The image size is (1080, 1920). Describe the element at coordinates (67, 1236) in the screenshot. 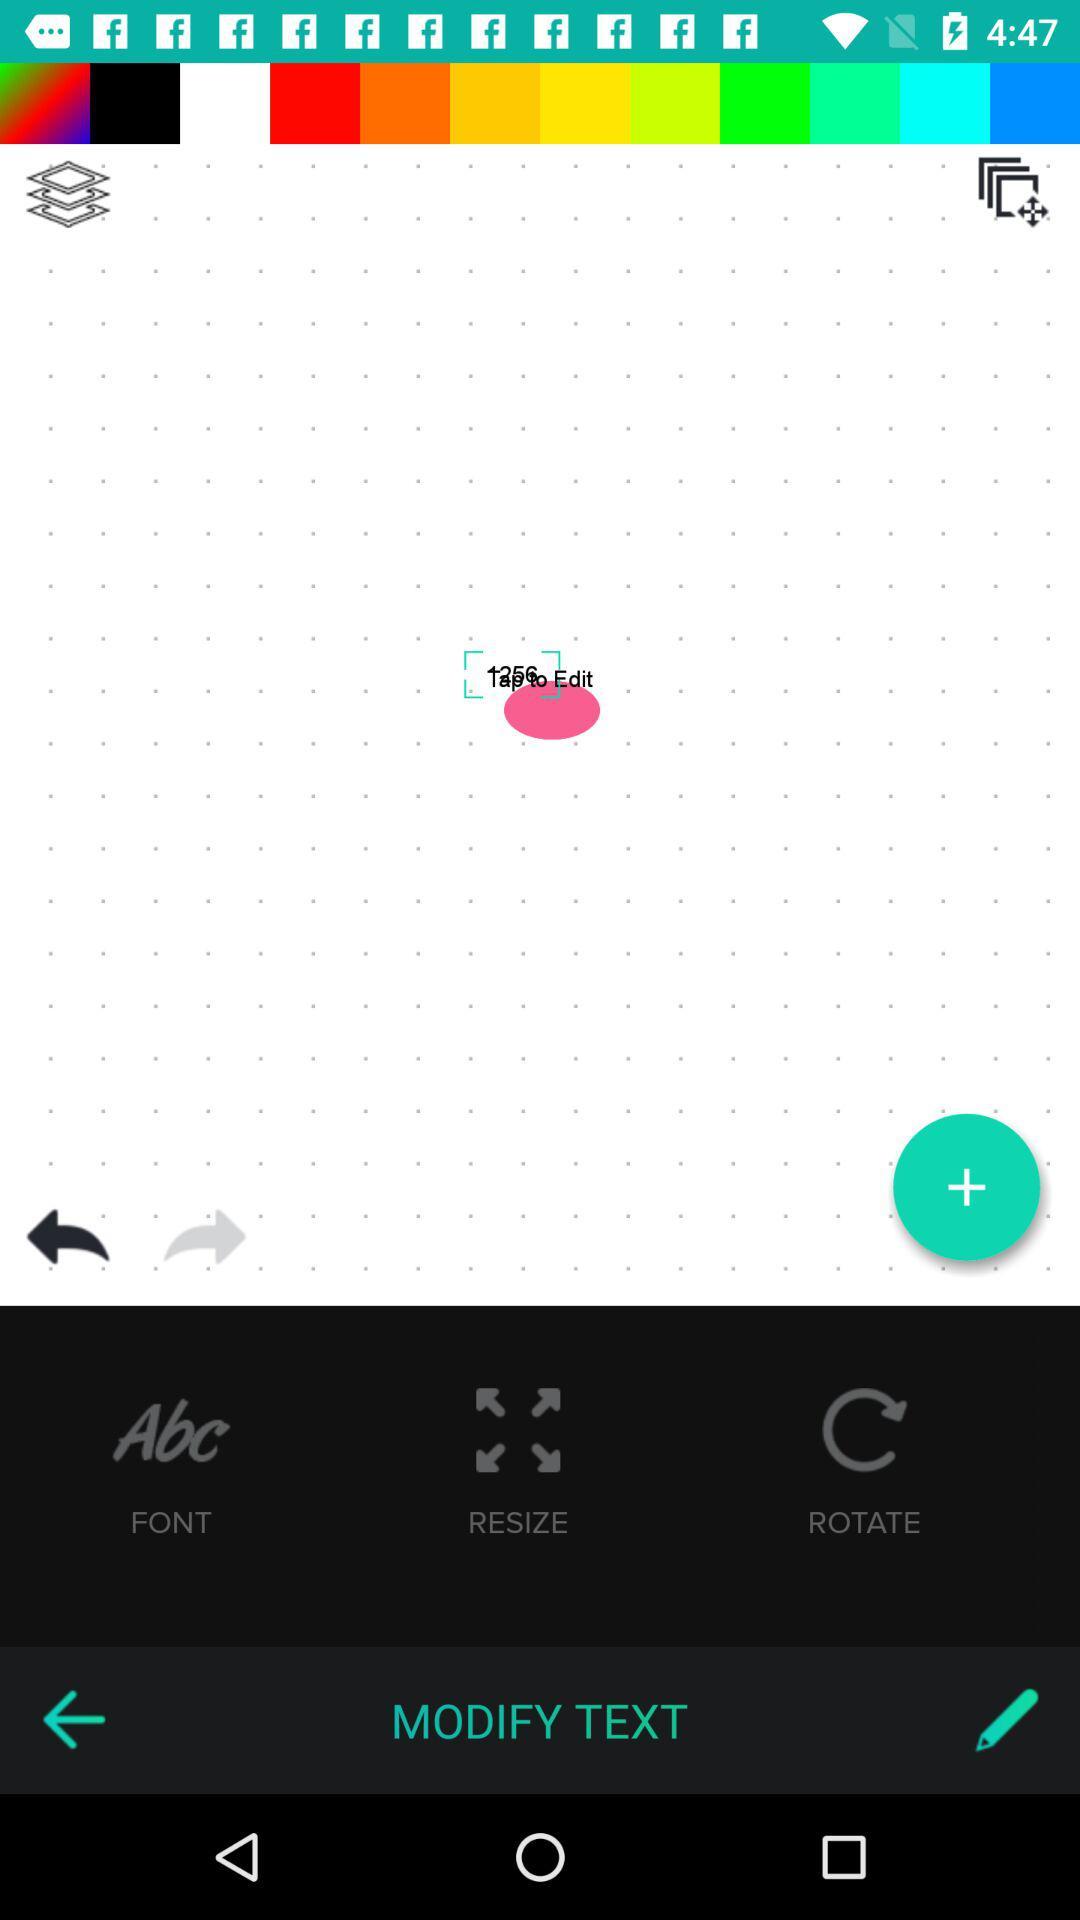

I see `go back` at that location.